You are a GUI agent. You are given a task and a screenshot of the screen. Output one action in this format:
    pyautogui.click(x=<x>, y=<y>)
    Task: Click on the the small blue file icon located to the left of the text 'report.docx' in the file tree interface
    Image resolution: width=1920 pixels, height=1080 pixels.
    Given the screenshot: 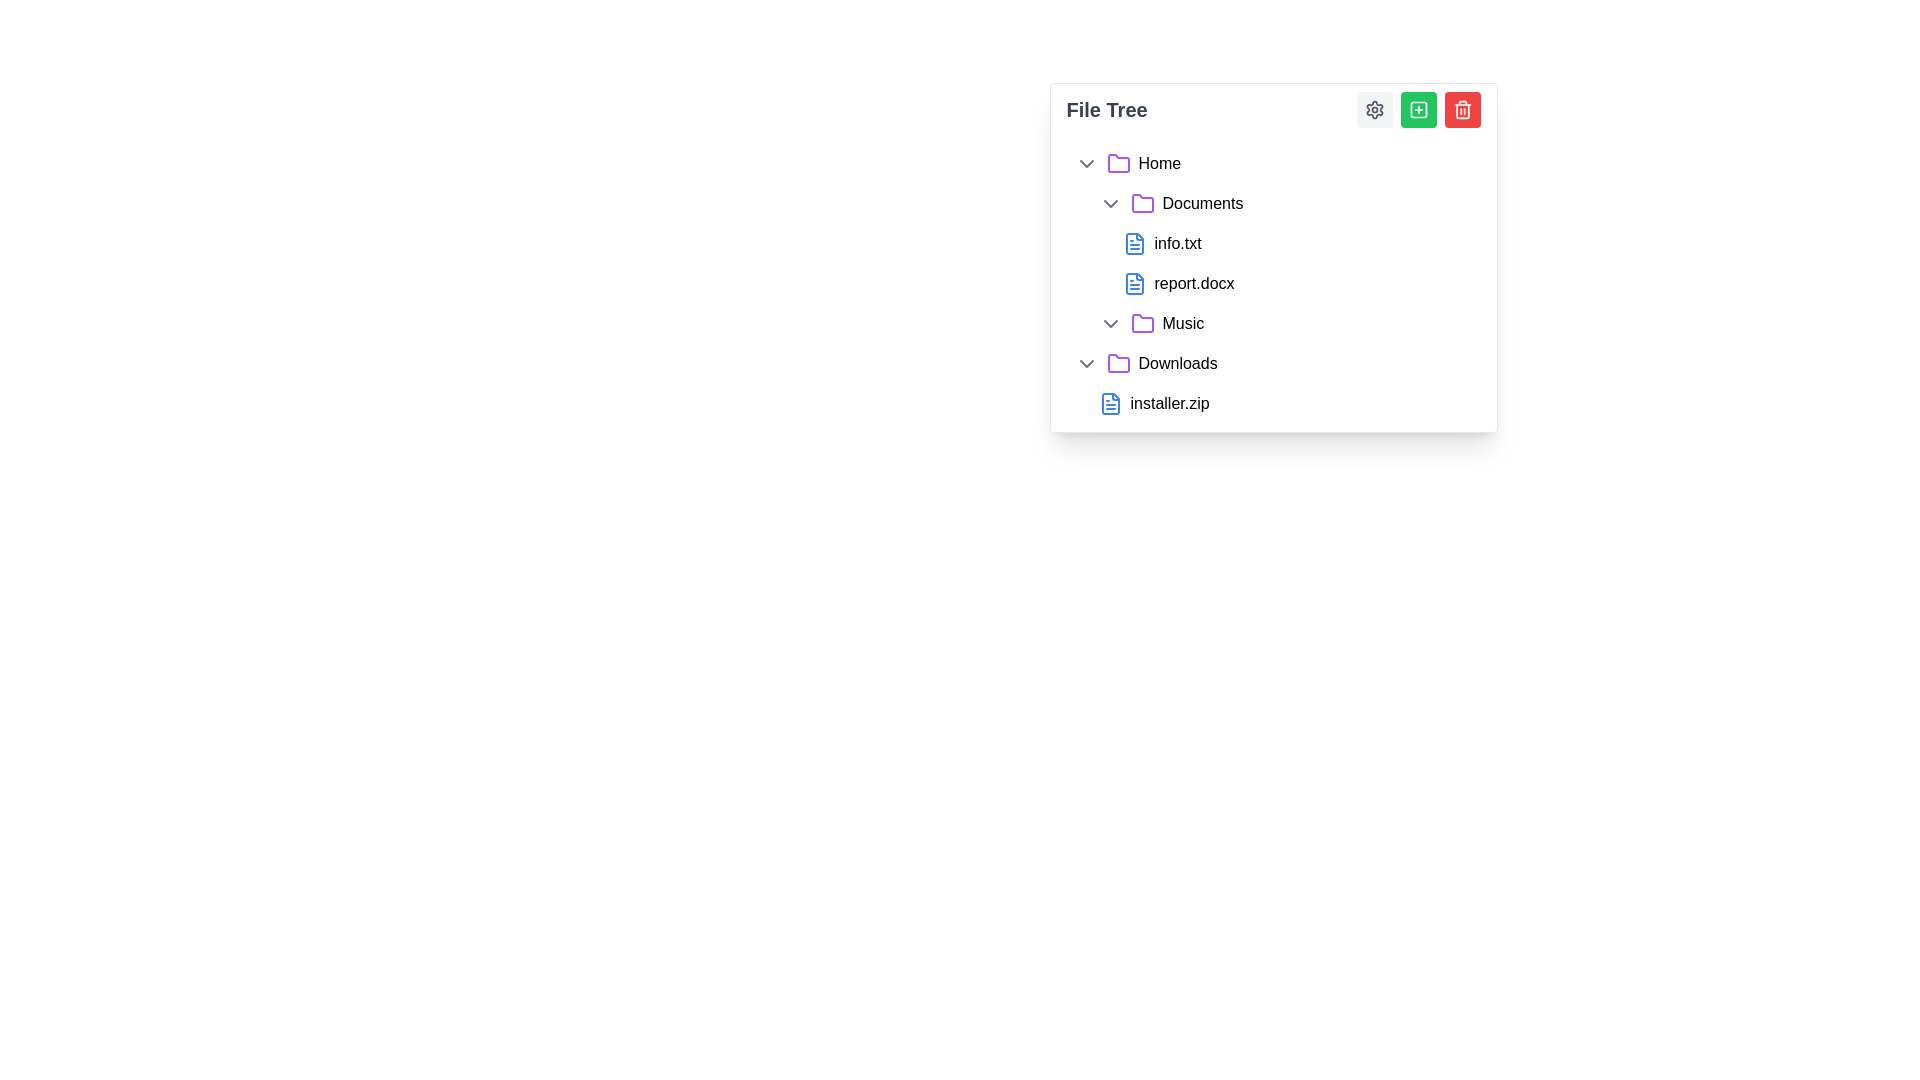 What is the action you would take?
    pyautogui.click(x=1134, y=284)
    